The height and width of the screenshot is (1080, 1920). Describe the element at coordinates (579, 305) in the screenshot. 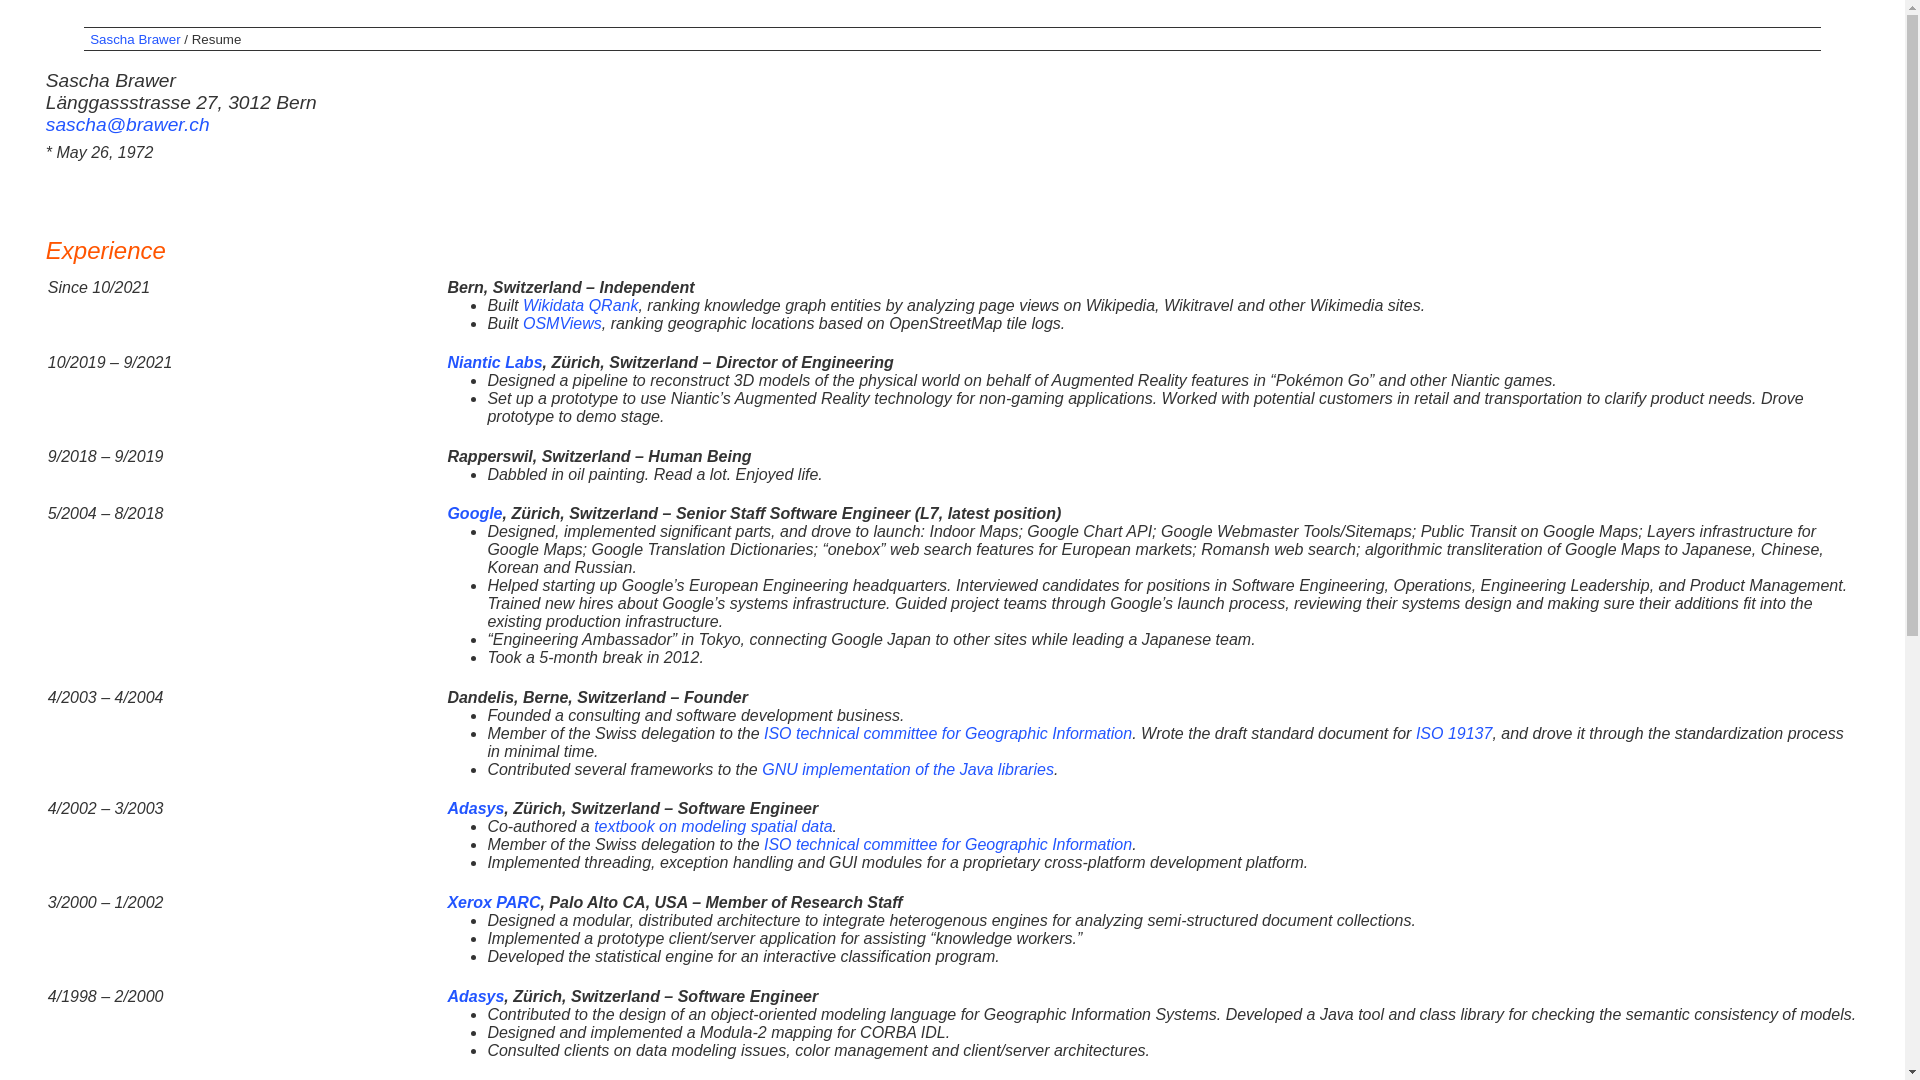

I see `'Wikidata QRank'` at that location.